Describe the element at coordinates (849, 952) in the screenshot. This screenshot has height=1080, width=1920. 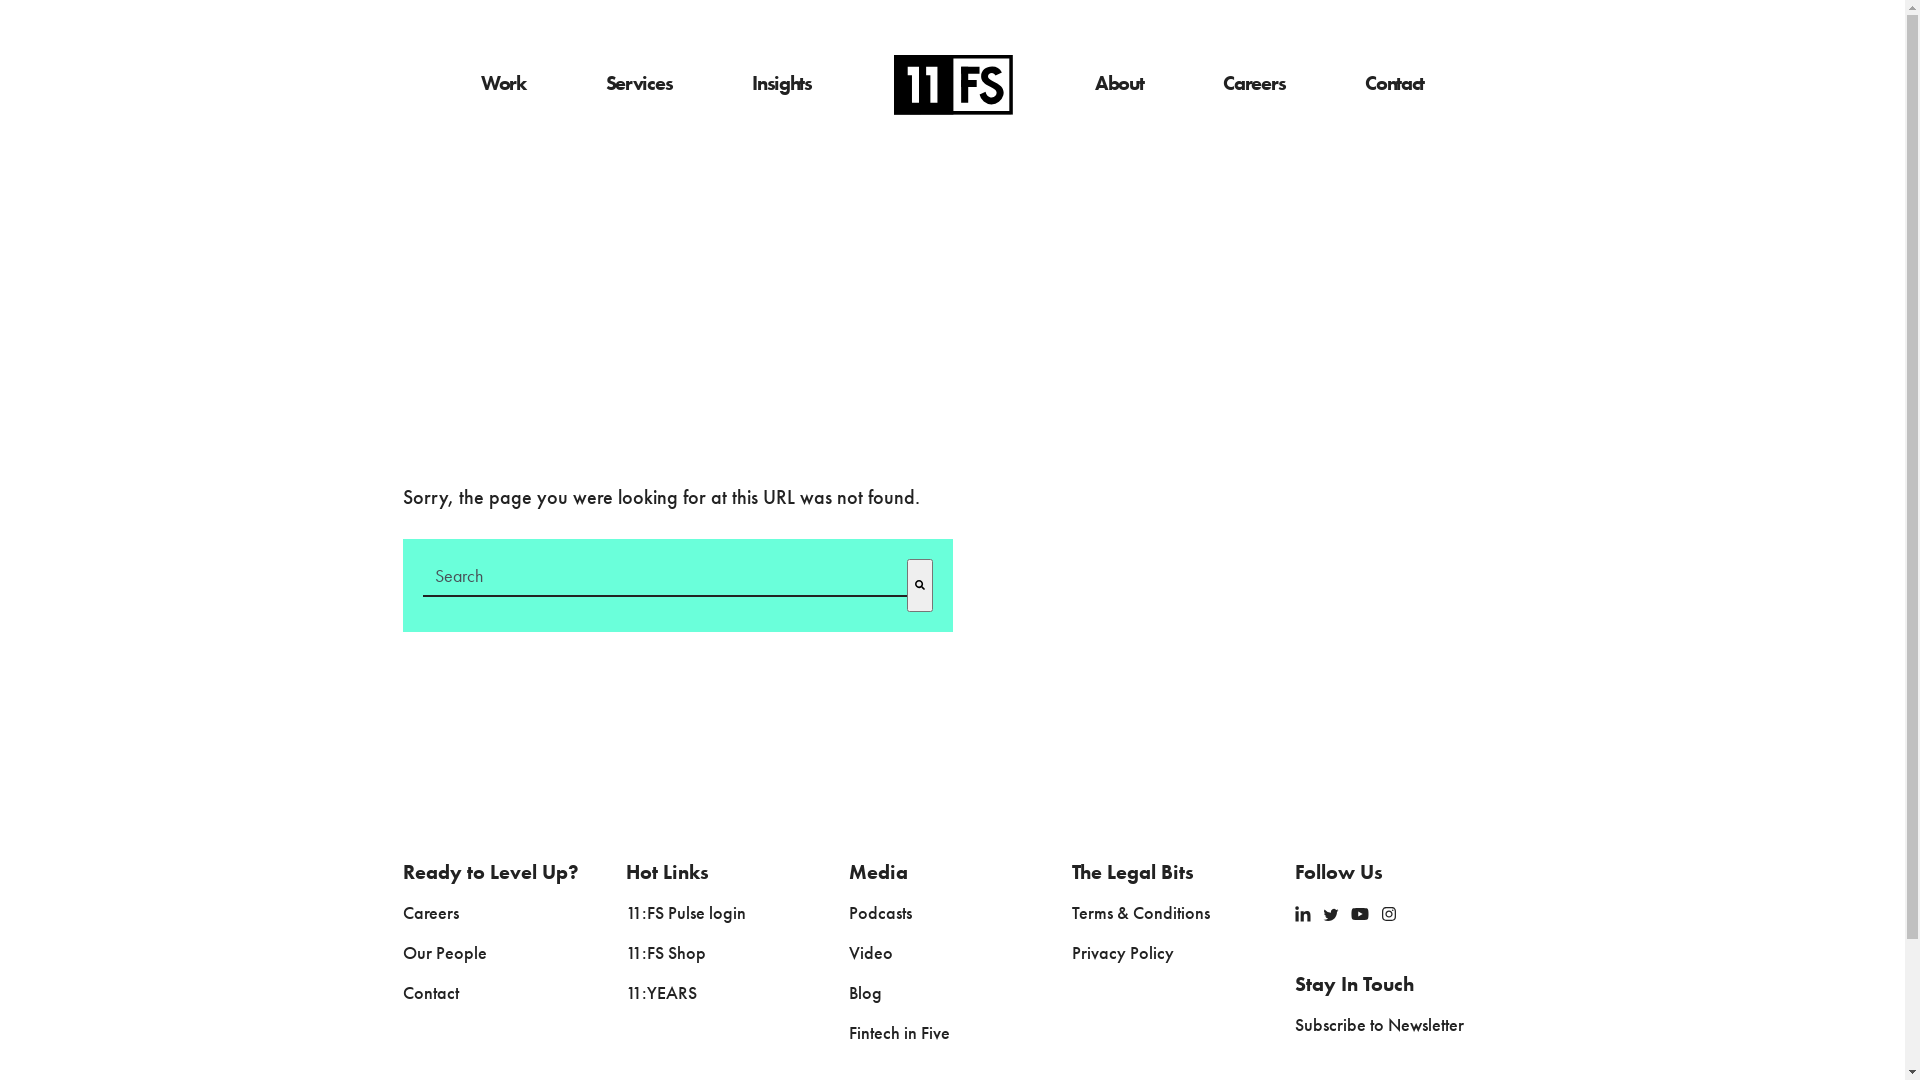
I see `'Video'` at that location.